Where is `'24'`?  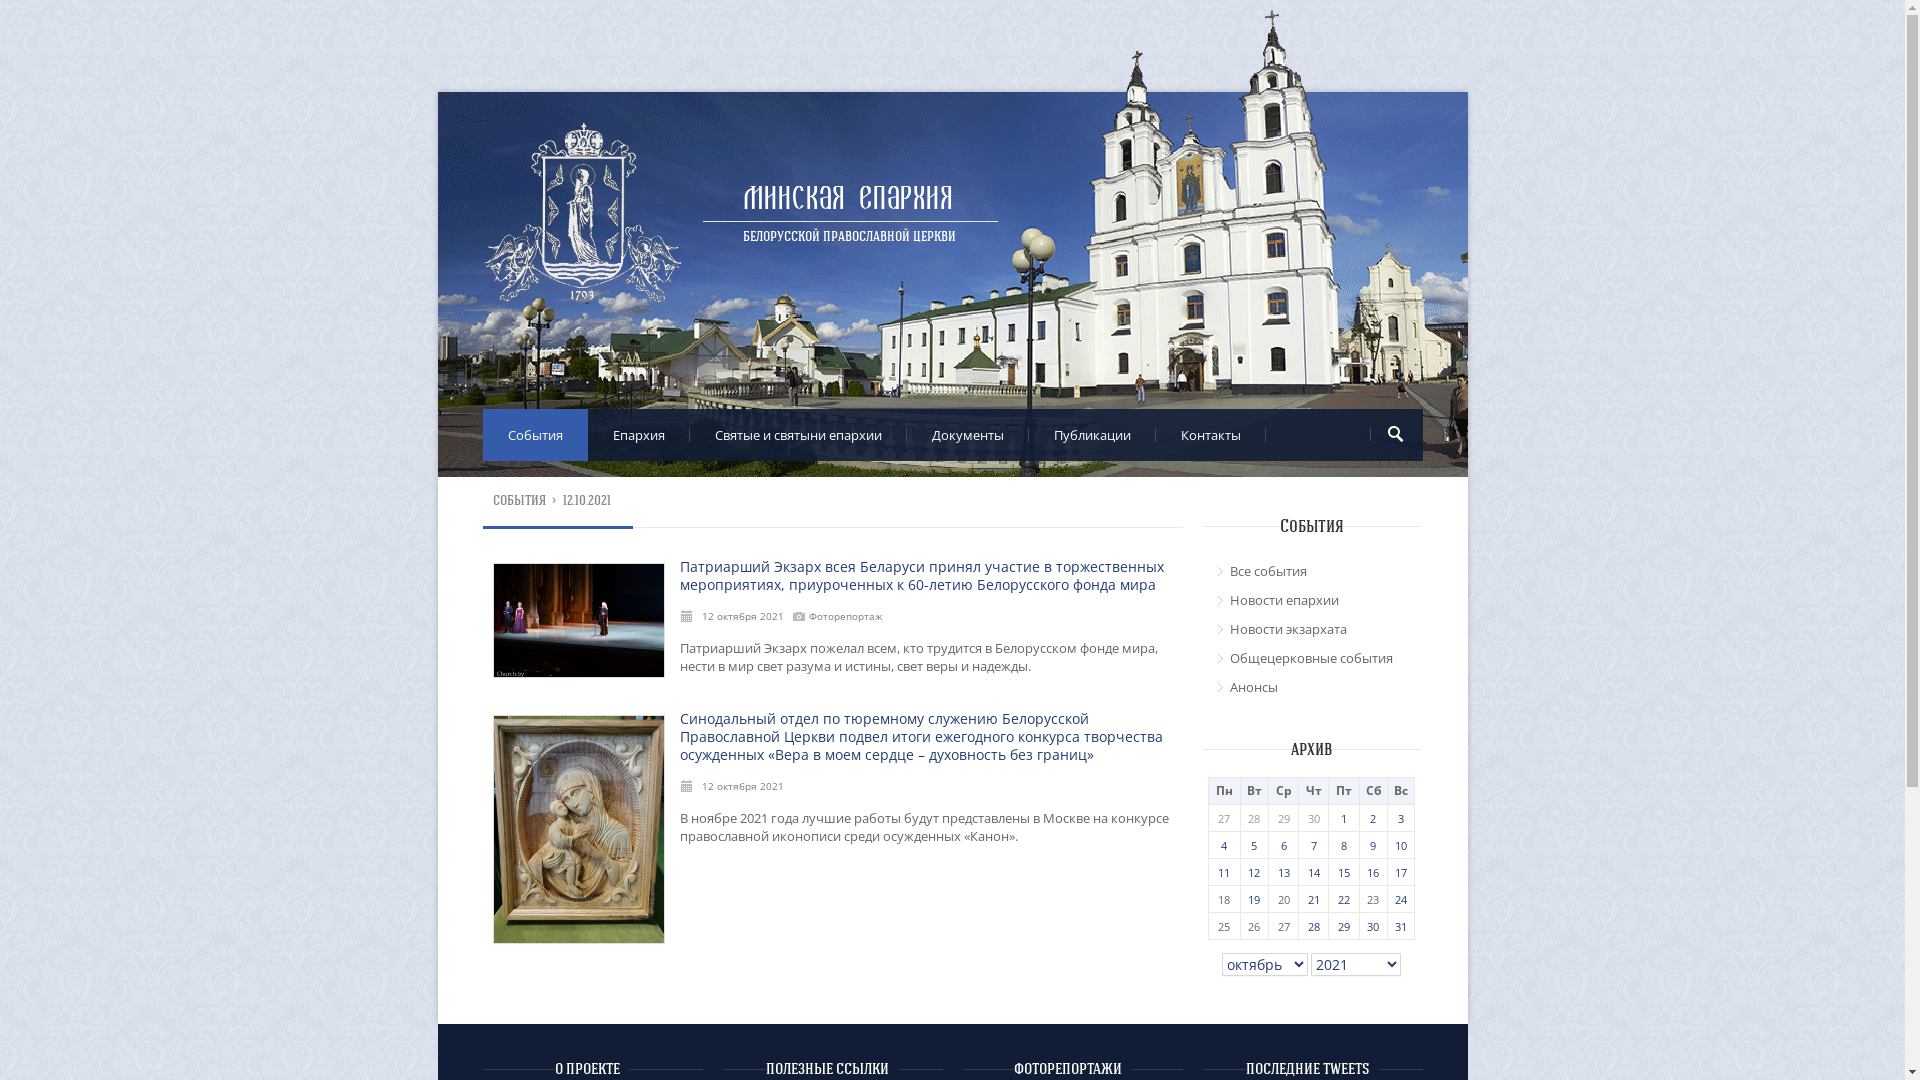 '24' is located at coordinates (1400, 898).